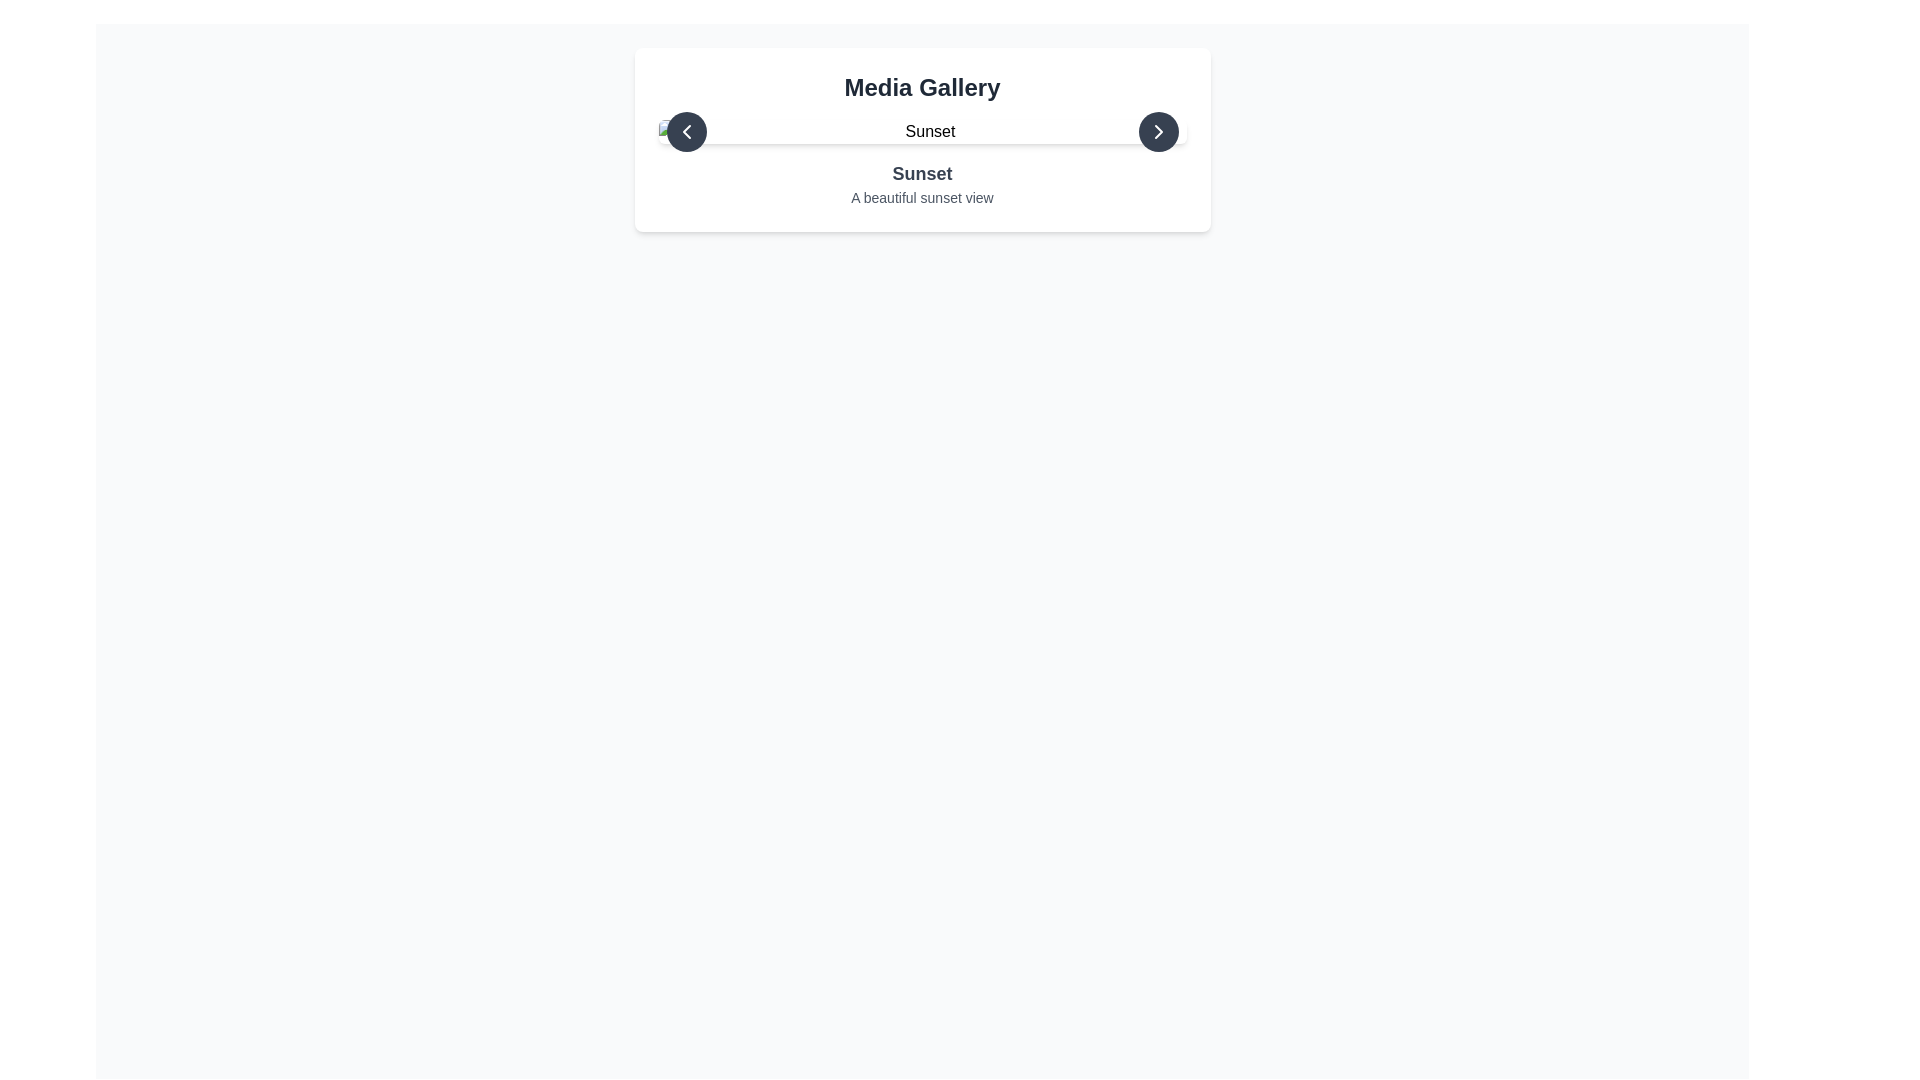 The image size is (1920, 1080). Describe the element at coordinates (686, 131) in the screenshot. I see `the left-facing chevron icon in the 'Media Gallery' card layout, which is styled with a thin outline and is located in the upper left region of the component` at that location.